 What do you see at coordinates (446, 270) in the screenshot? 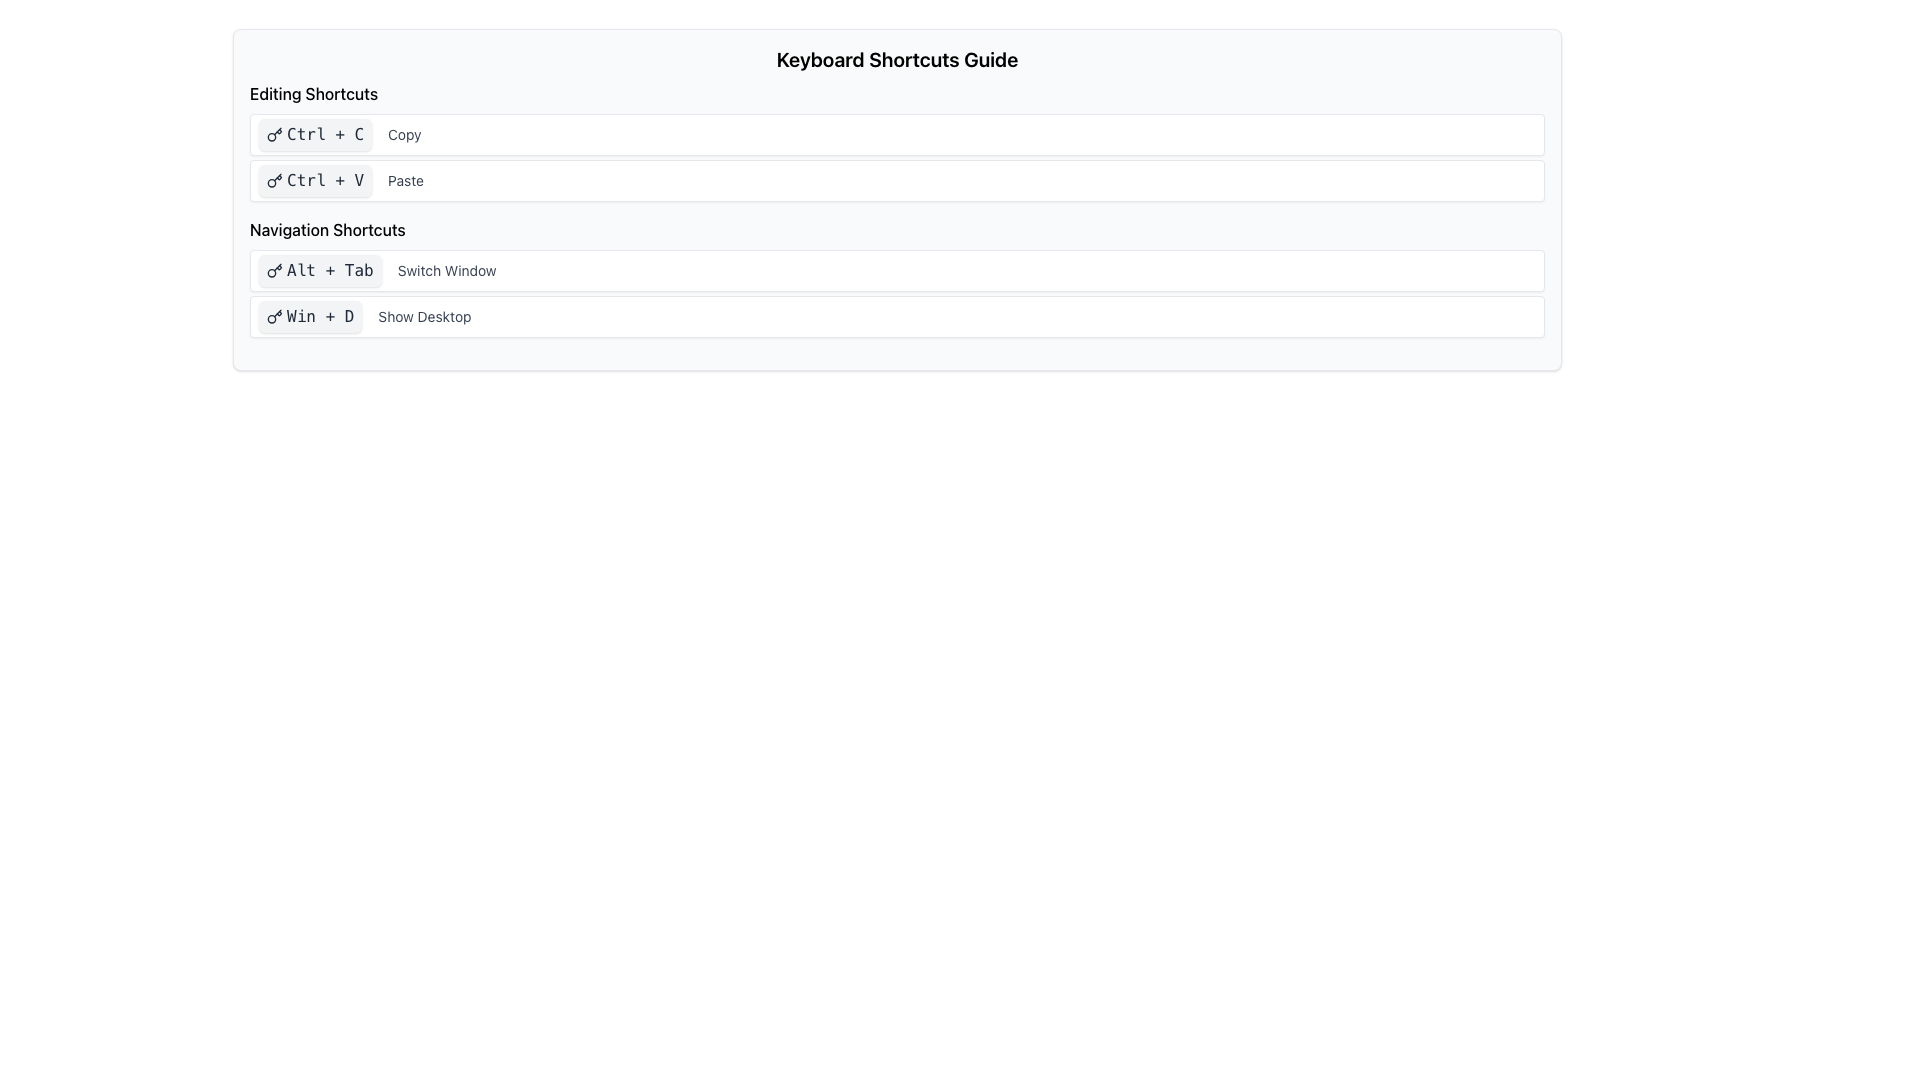
I see `the second text label describing the 'Alt + Tab' keyboard shortcut, which is located to the right of the 'Alt + Tab' label under 'Navigation Shortcuts'` at bounding box center [446, 270].